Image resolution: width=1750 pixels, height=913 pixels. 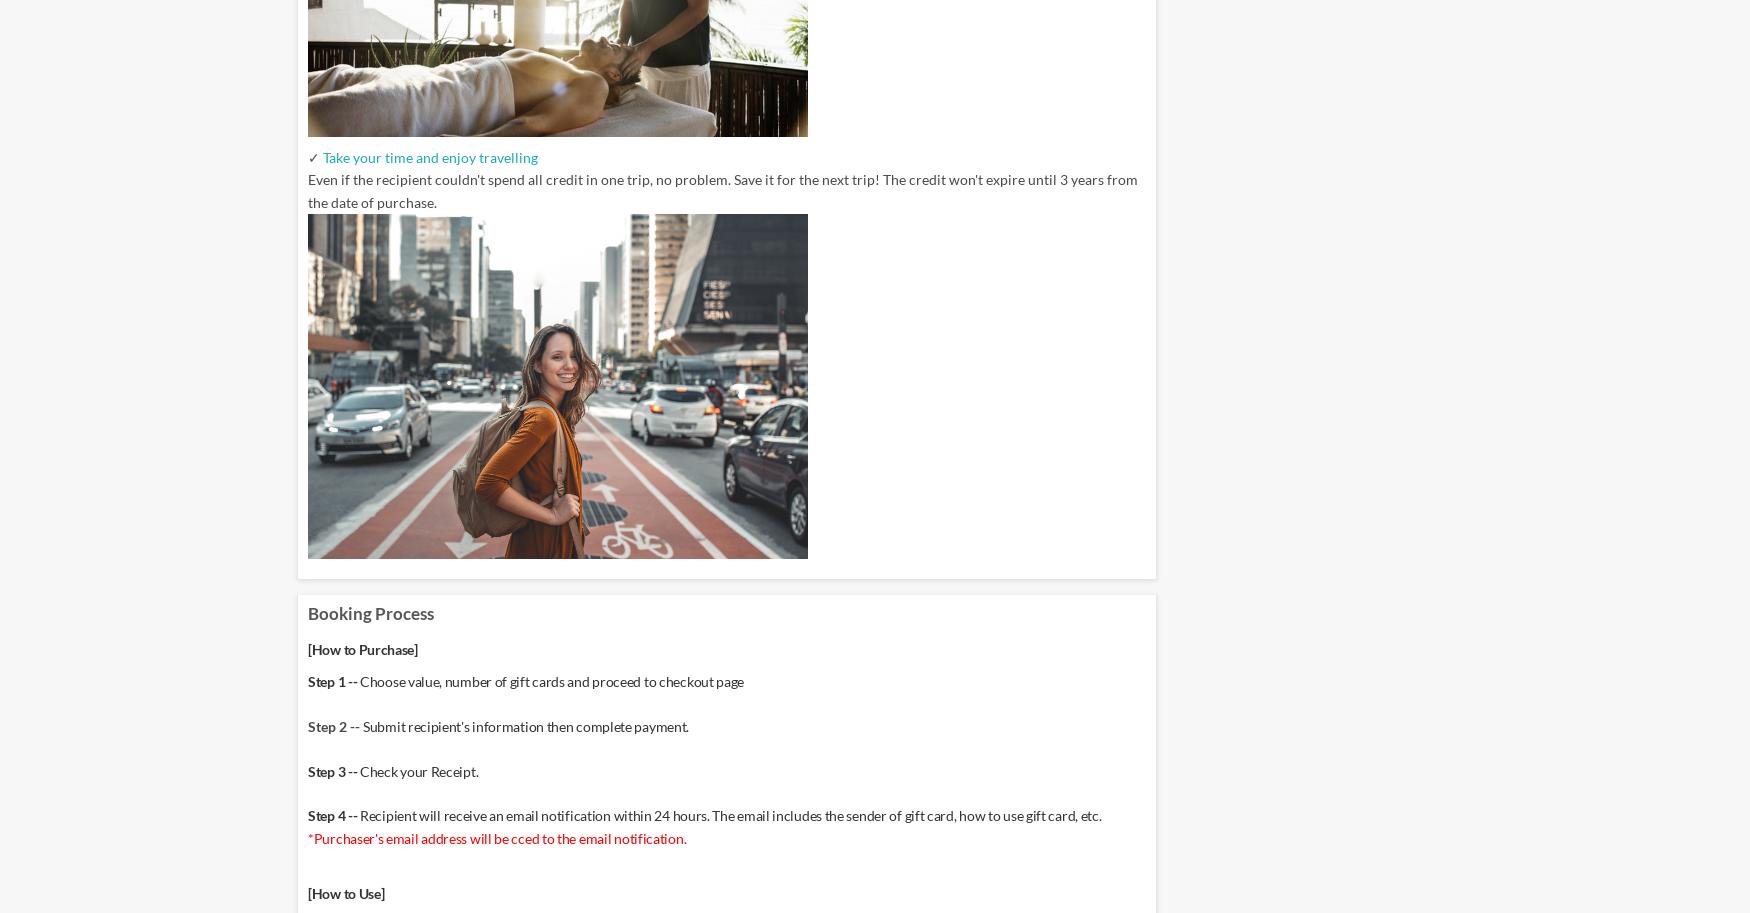 I want to click on '*Purchaser's email address will be cced to the email notification.', so click(x=496, y=837).